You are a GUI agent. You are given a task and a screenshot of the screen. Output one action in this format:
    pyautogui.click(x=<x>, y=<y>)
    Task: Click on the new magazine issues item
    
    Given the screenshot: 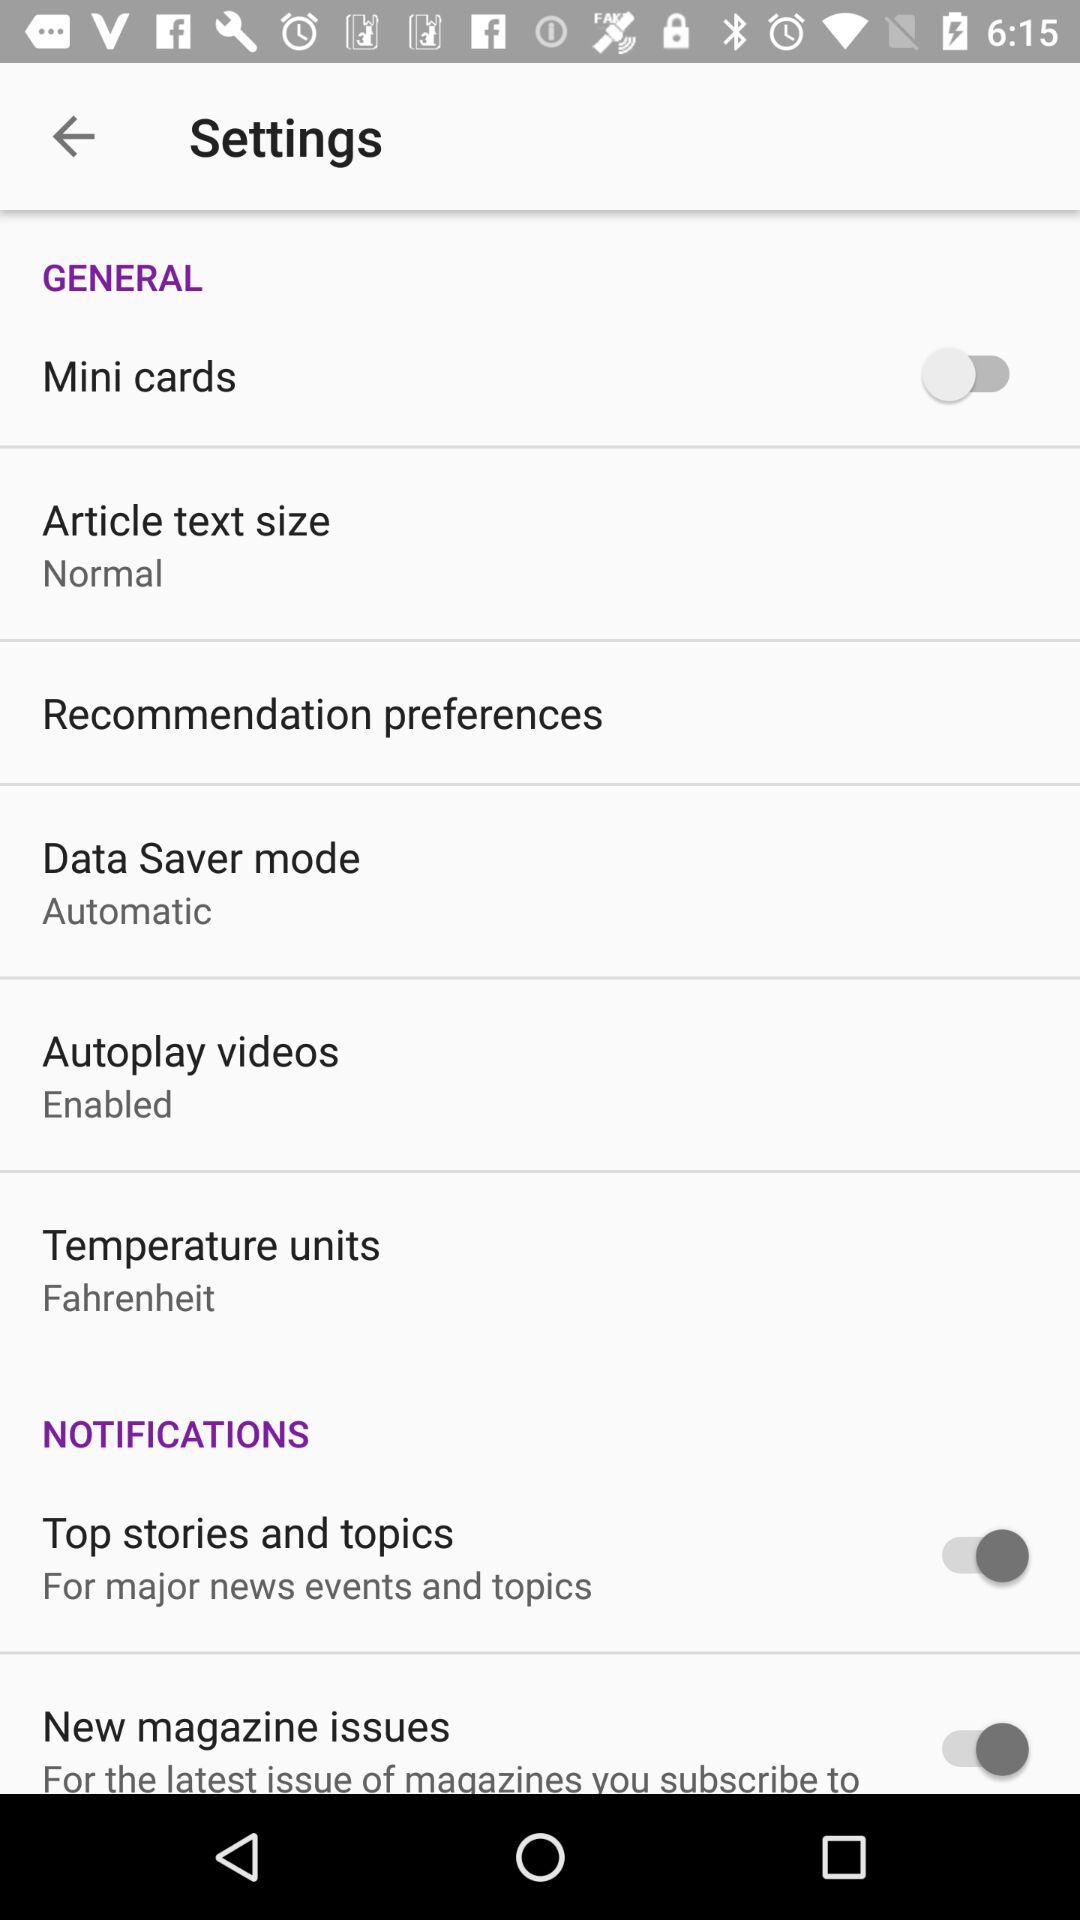 What is the action you would take?
    pyautogui.click(x=245, y=1723)
    